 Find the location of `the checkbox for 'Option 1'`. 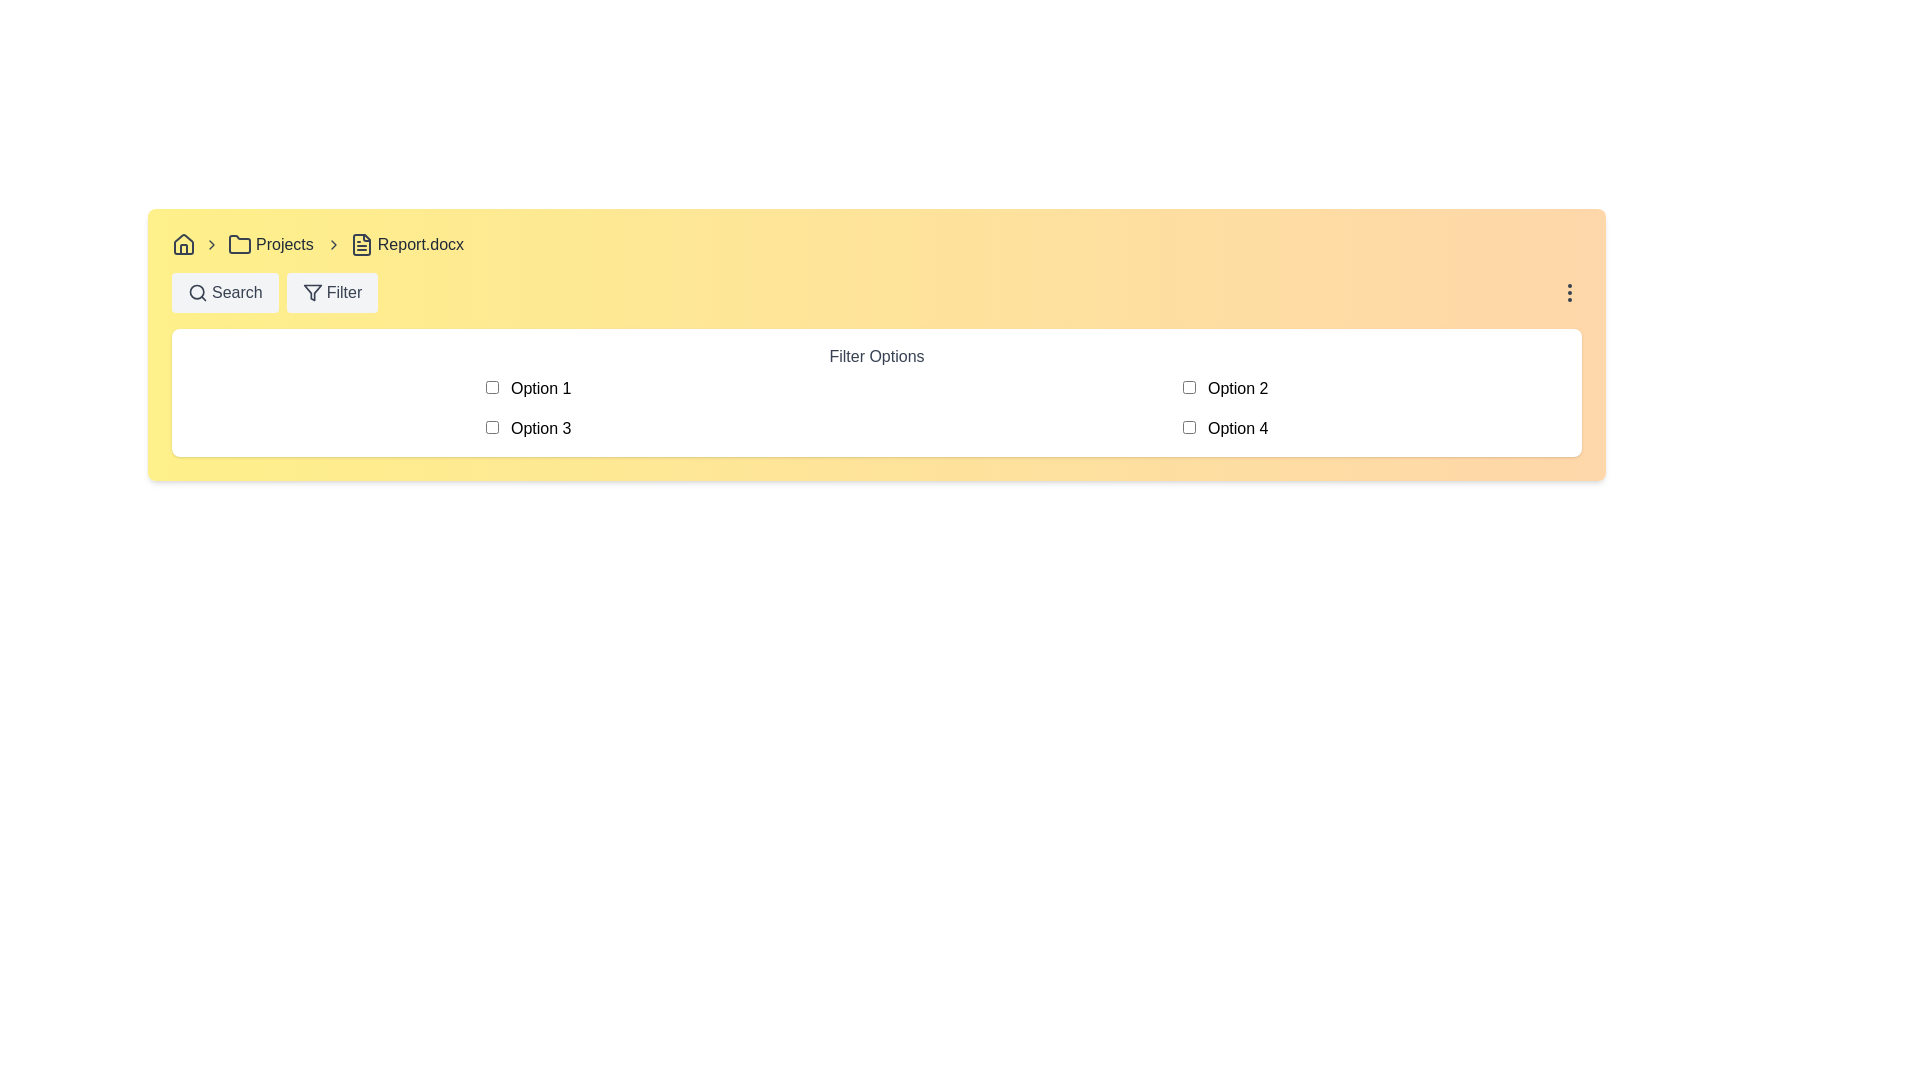

the checkbox for 'Option 1' is located at coordinates (492, 387).